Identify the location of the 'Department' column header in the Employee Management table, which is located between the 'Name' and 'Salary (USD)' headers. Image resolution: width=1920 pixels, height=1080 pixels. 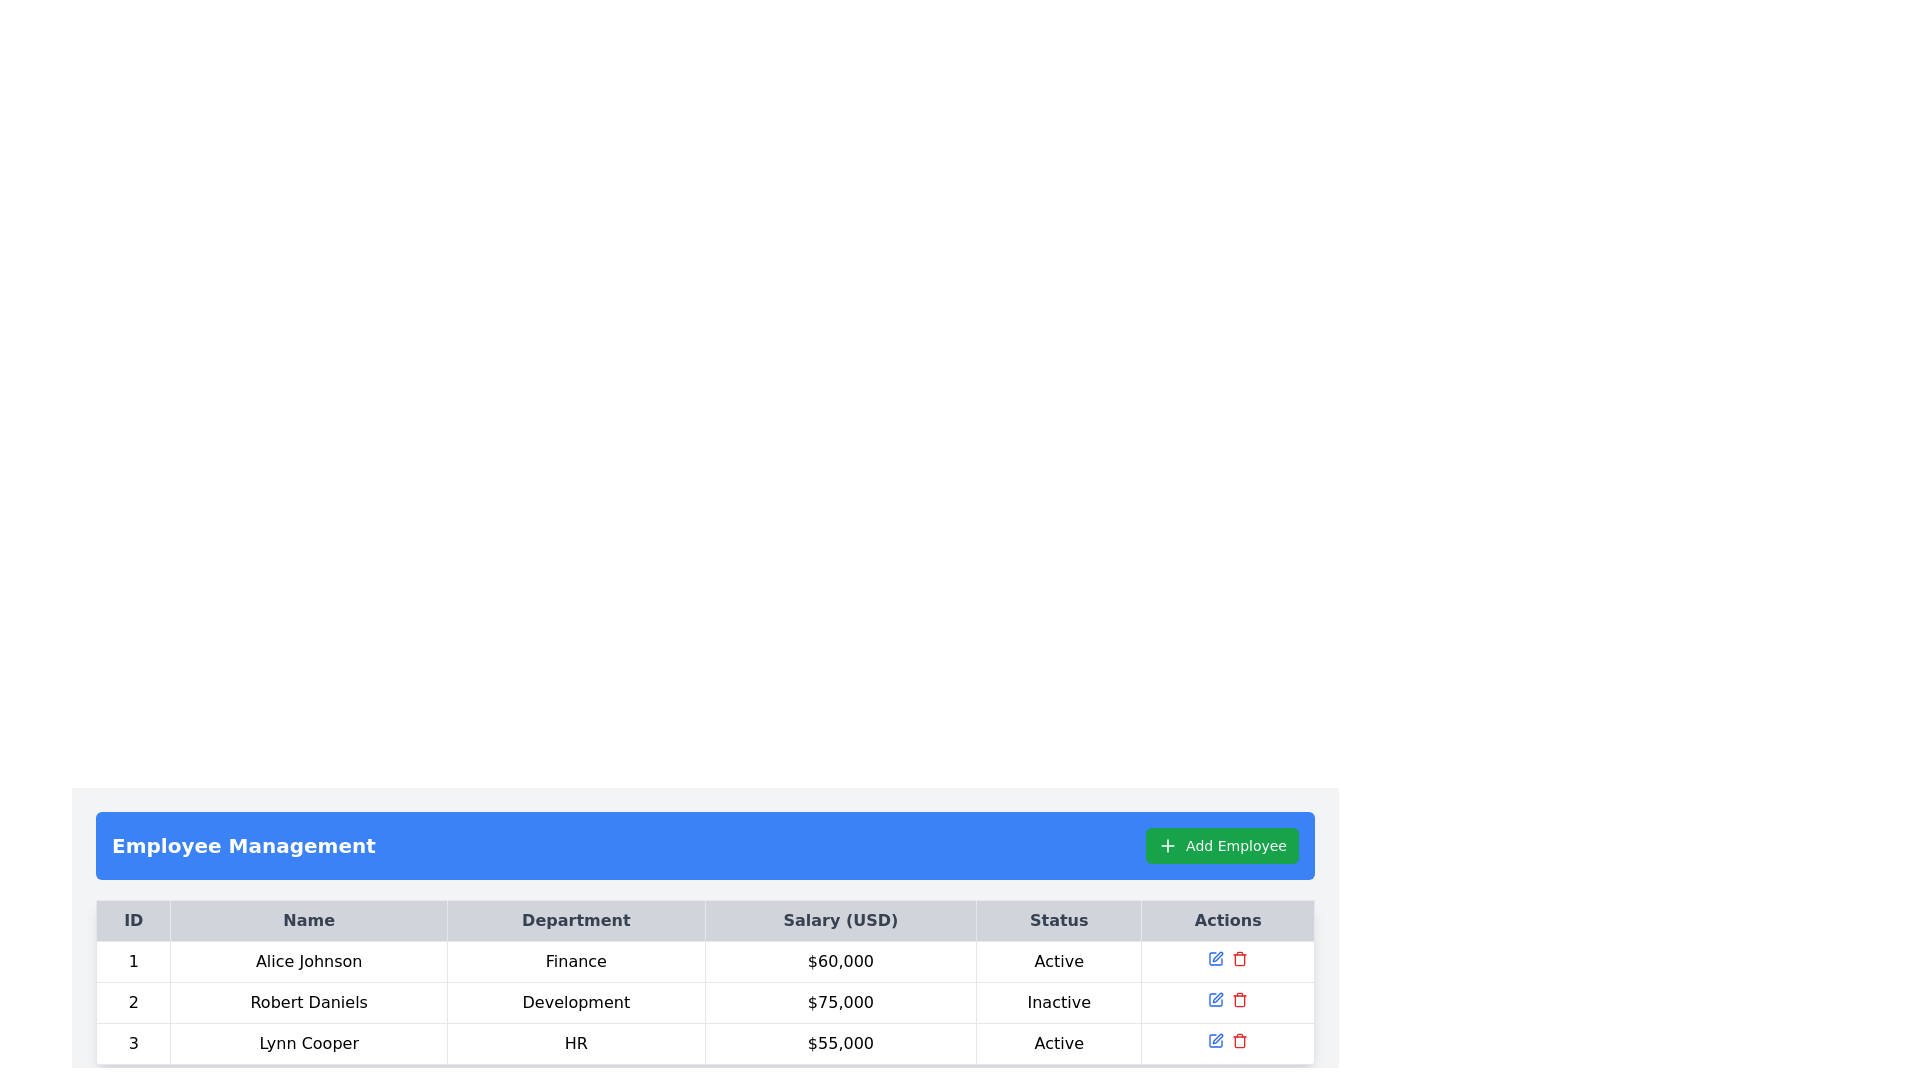
(575, 921).